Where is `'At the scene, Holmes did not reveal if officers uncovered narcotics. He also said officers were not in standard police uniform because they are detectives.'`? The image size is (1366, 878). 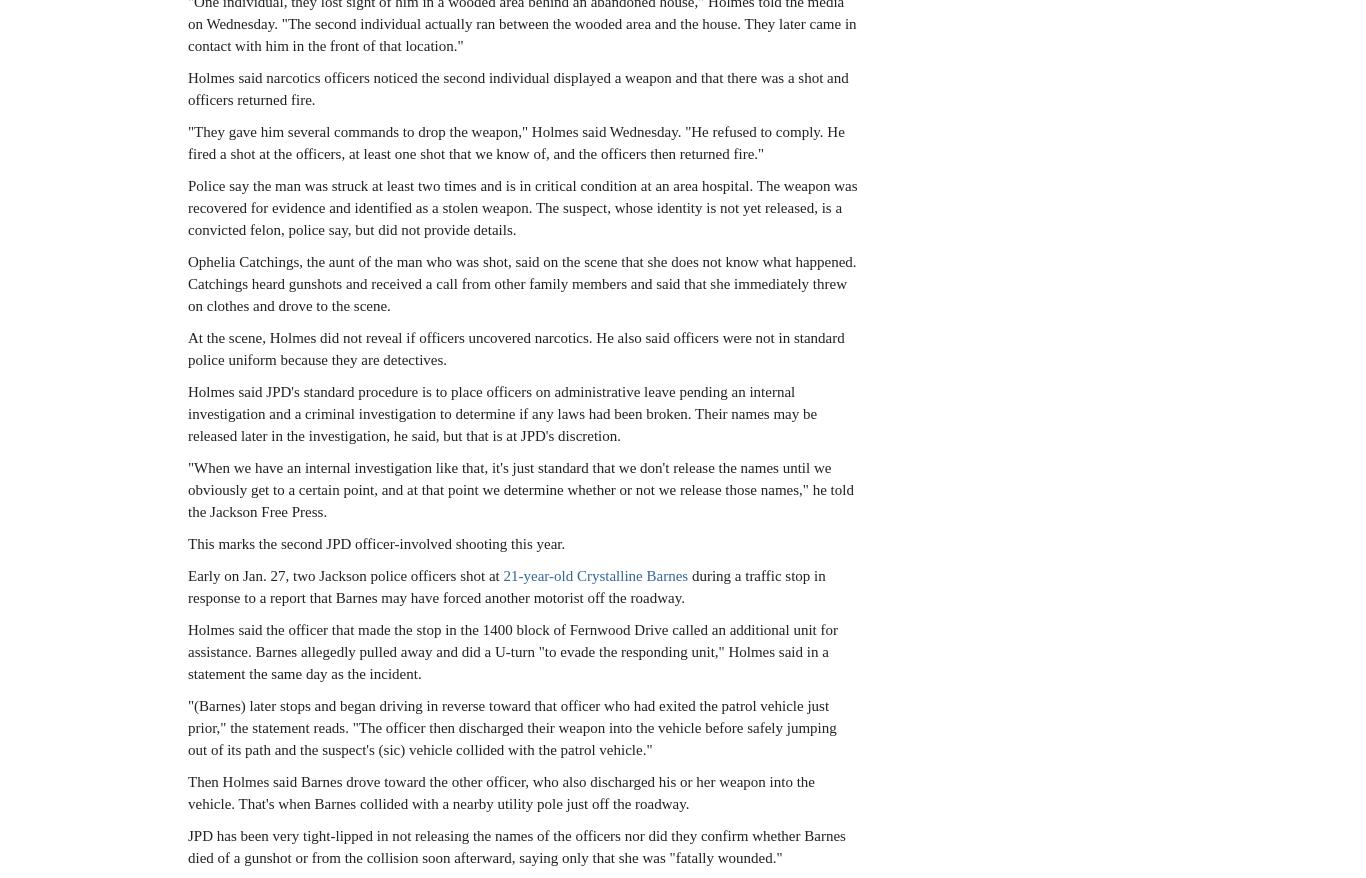
'At the scene, Holmes did not reveal if officers uncovered narcotics. He also said officers were not in standard police uniform because they are detectives.' is located at coordinates (515, 348).